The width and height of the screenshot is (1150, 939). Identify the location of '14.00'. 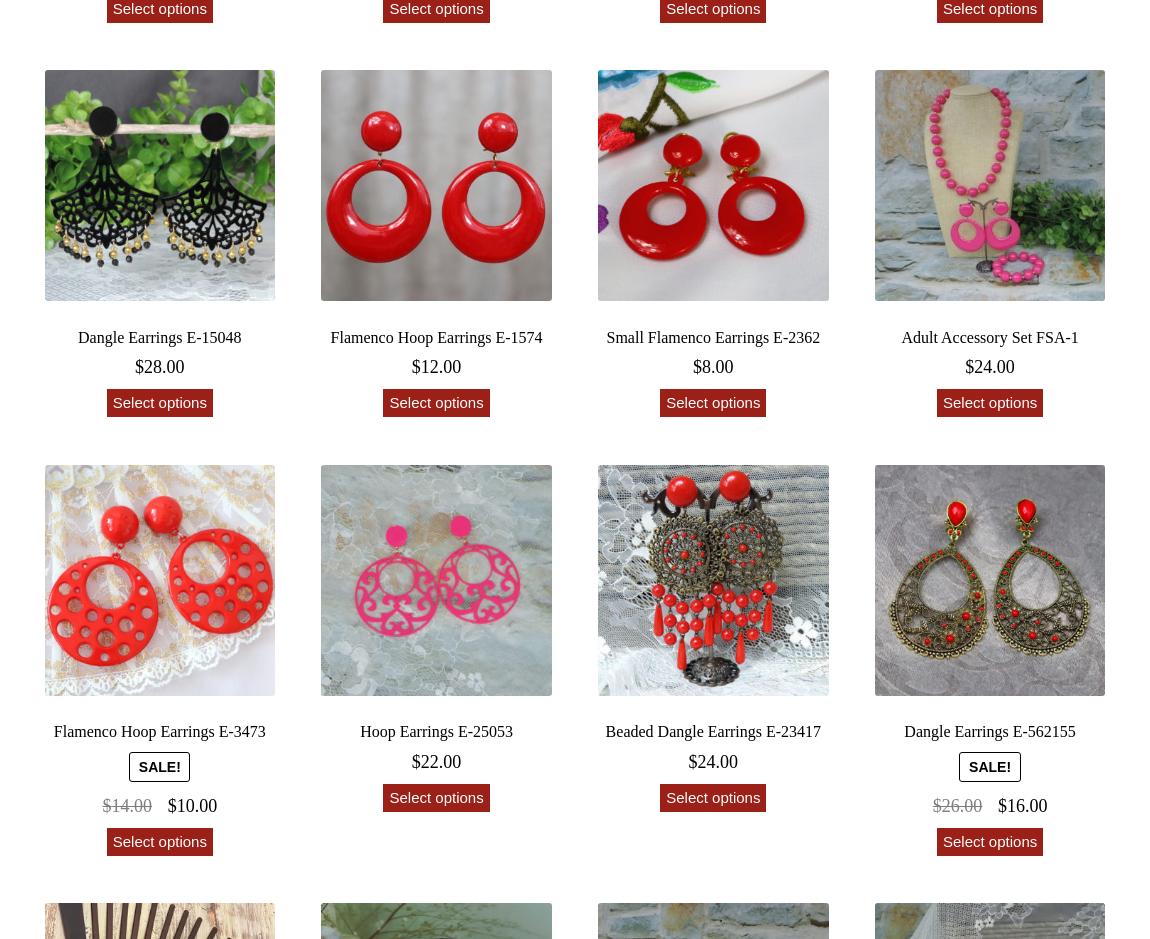
(130, 805).